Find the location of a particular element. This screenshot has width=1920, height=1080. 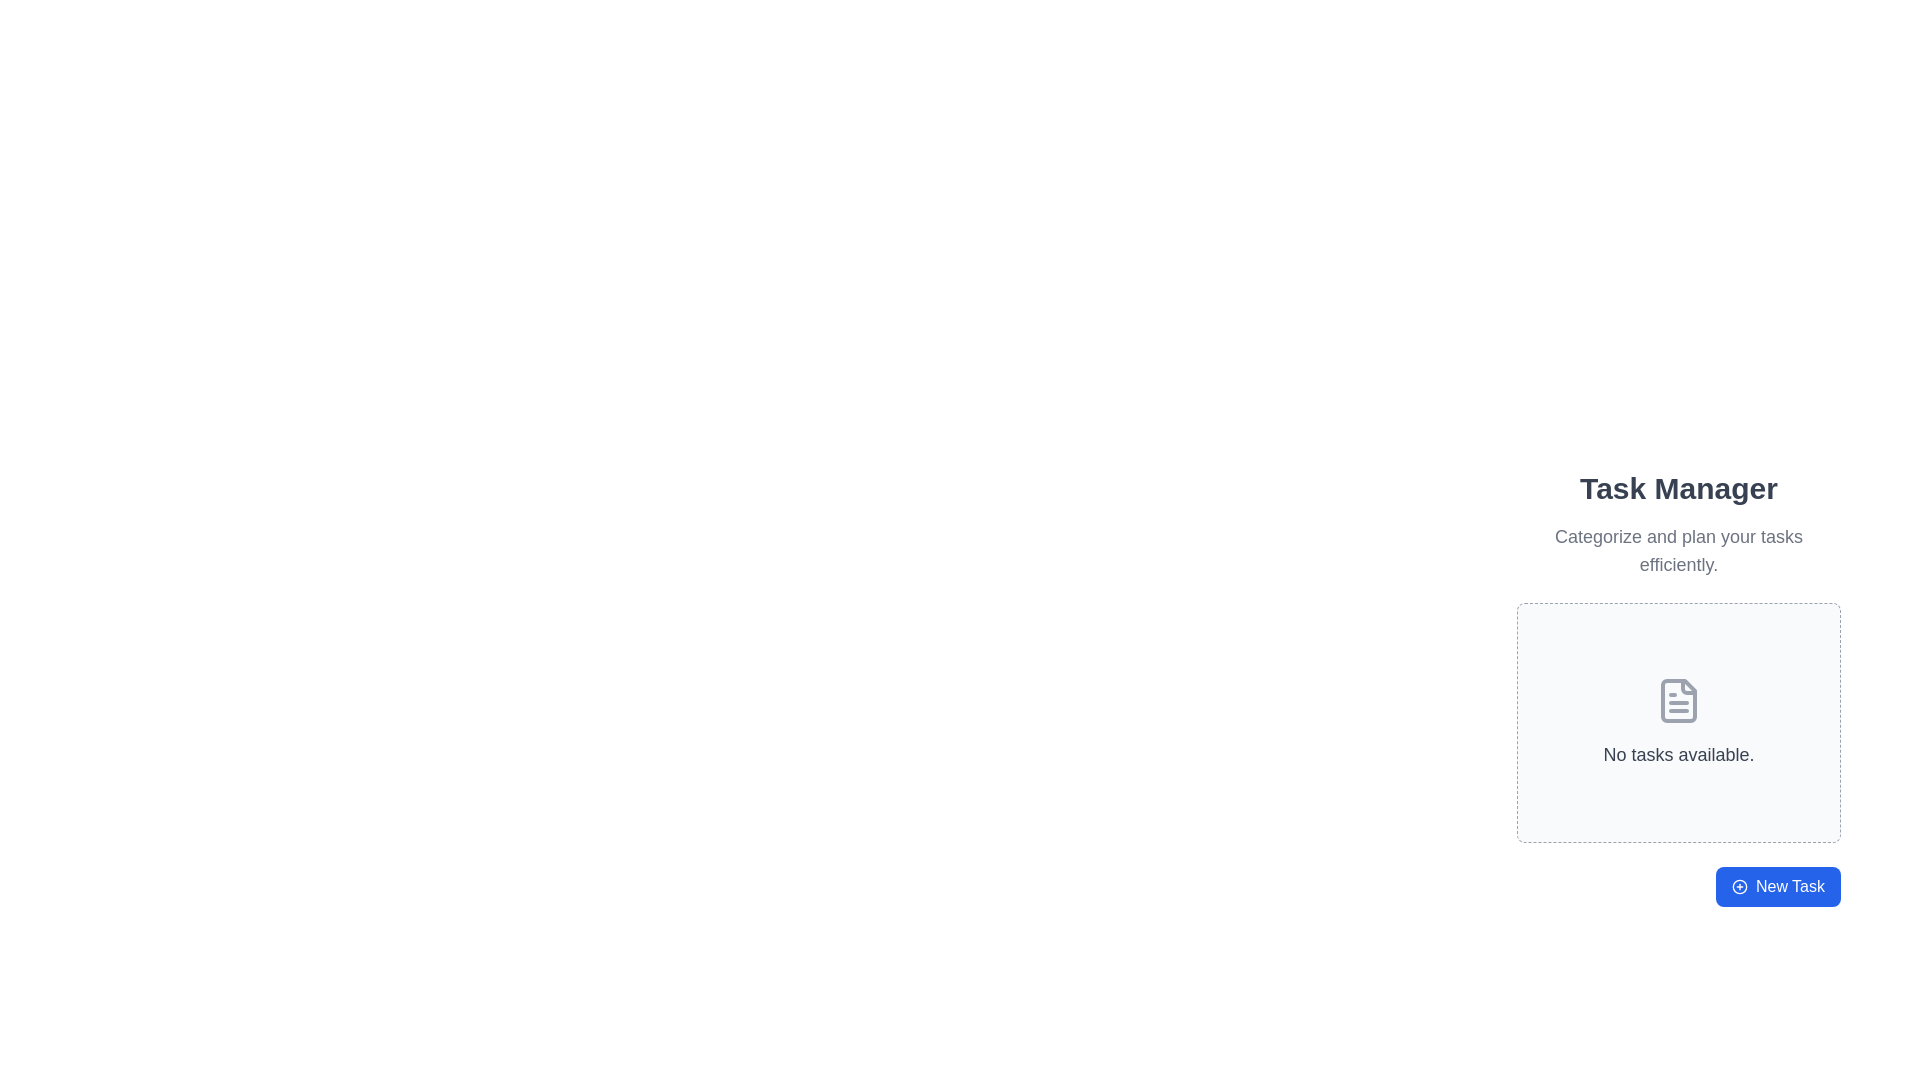

the Label with Icon that indicates there are currently no tasks is located at coordinates (1679, 722).